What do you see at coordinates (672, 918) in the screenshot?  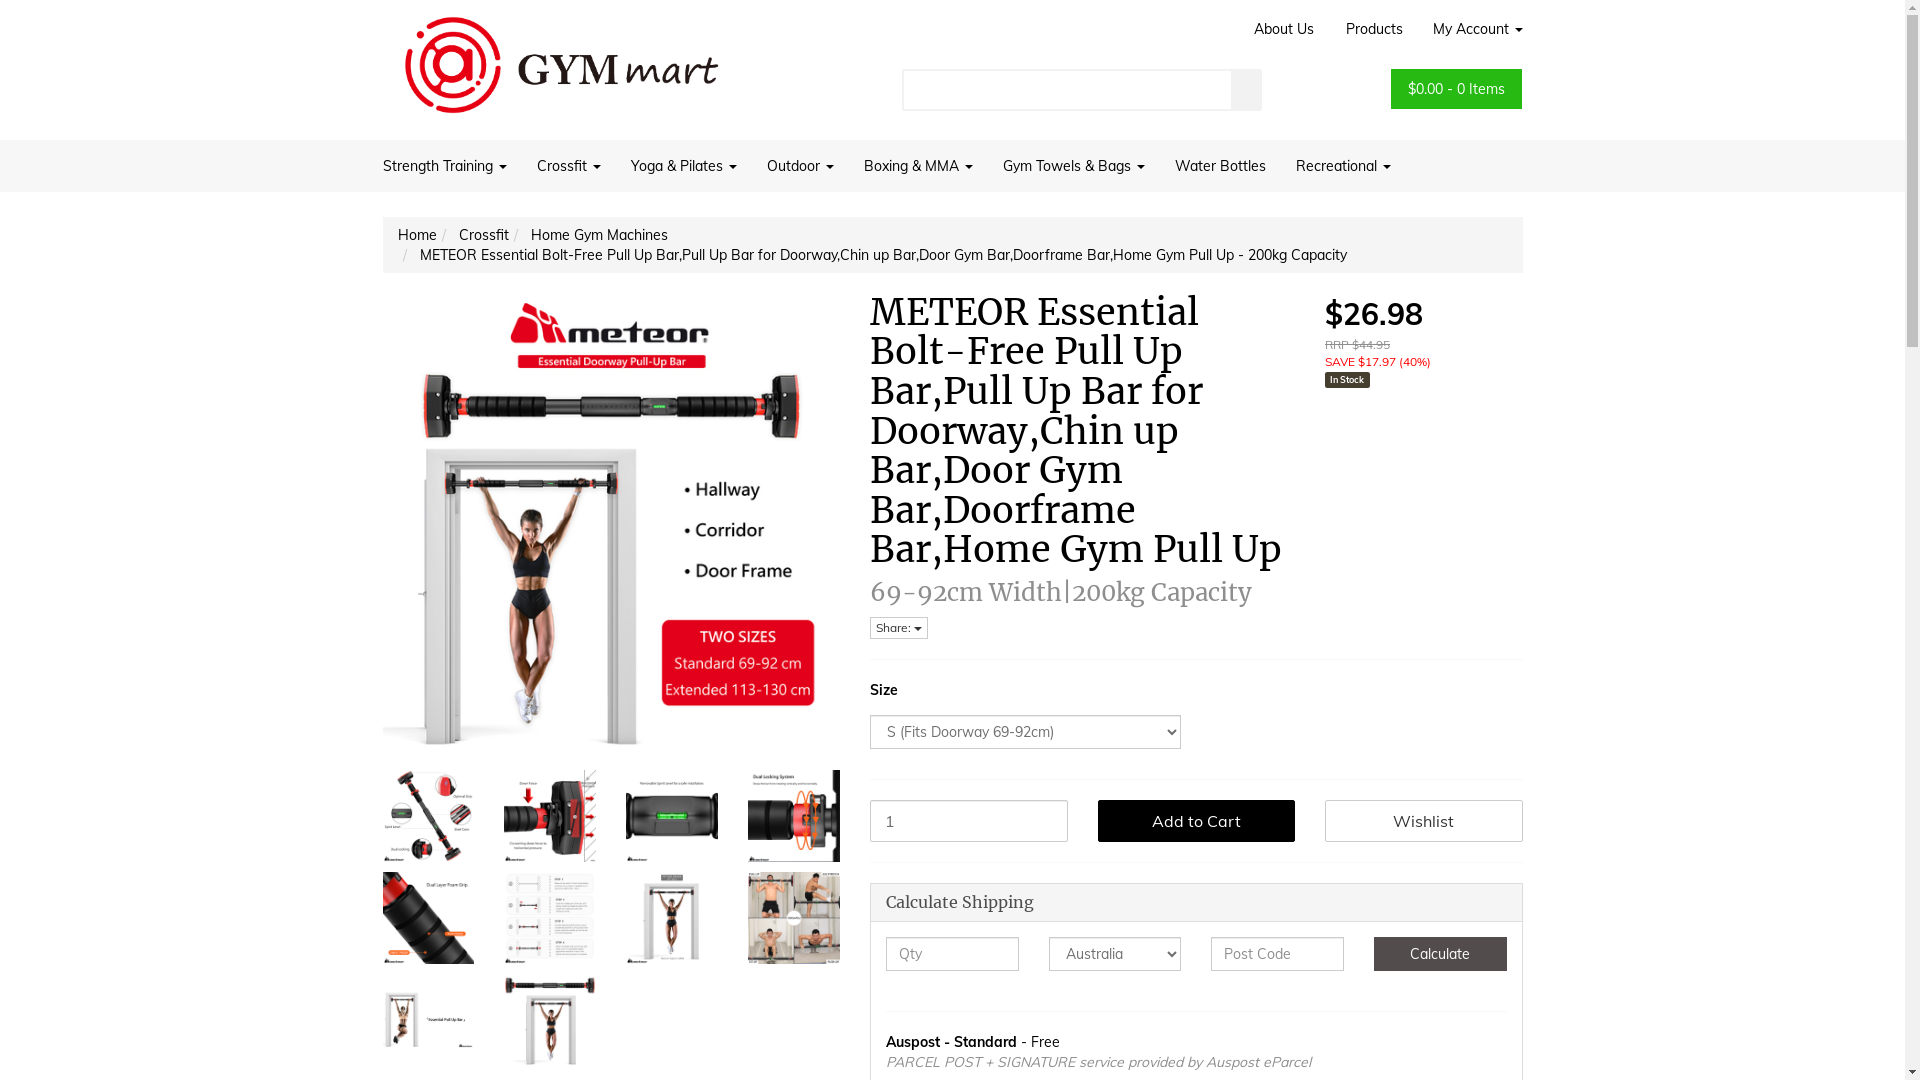 I see `'Large View'` at bounding box center [672, 918].